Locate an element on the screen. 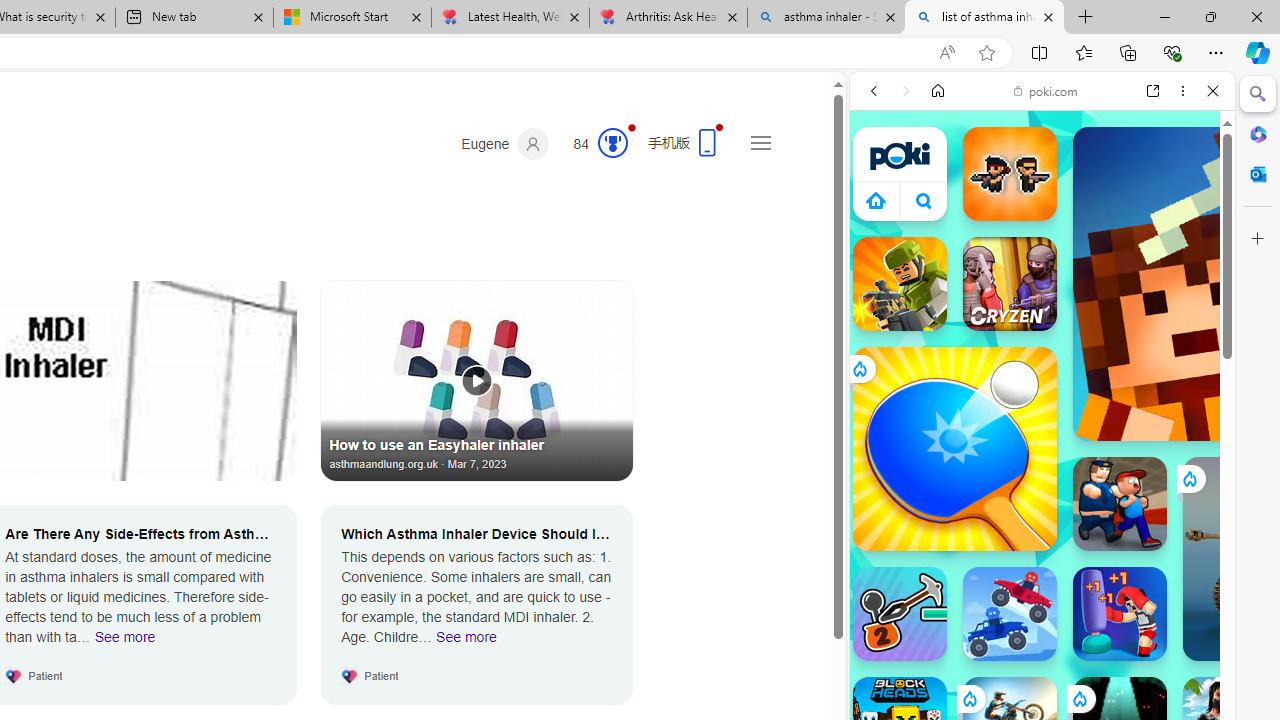  'Punch Legend Simulator Punch Legend Simulator' is located at coordinates (1120, 613).